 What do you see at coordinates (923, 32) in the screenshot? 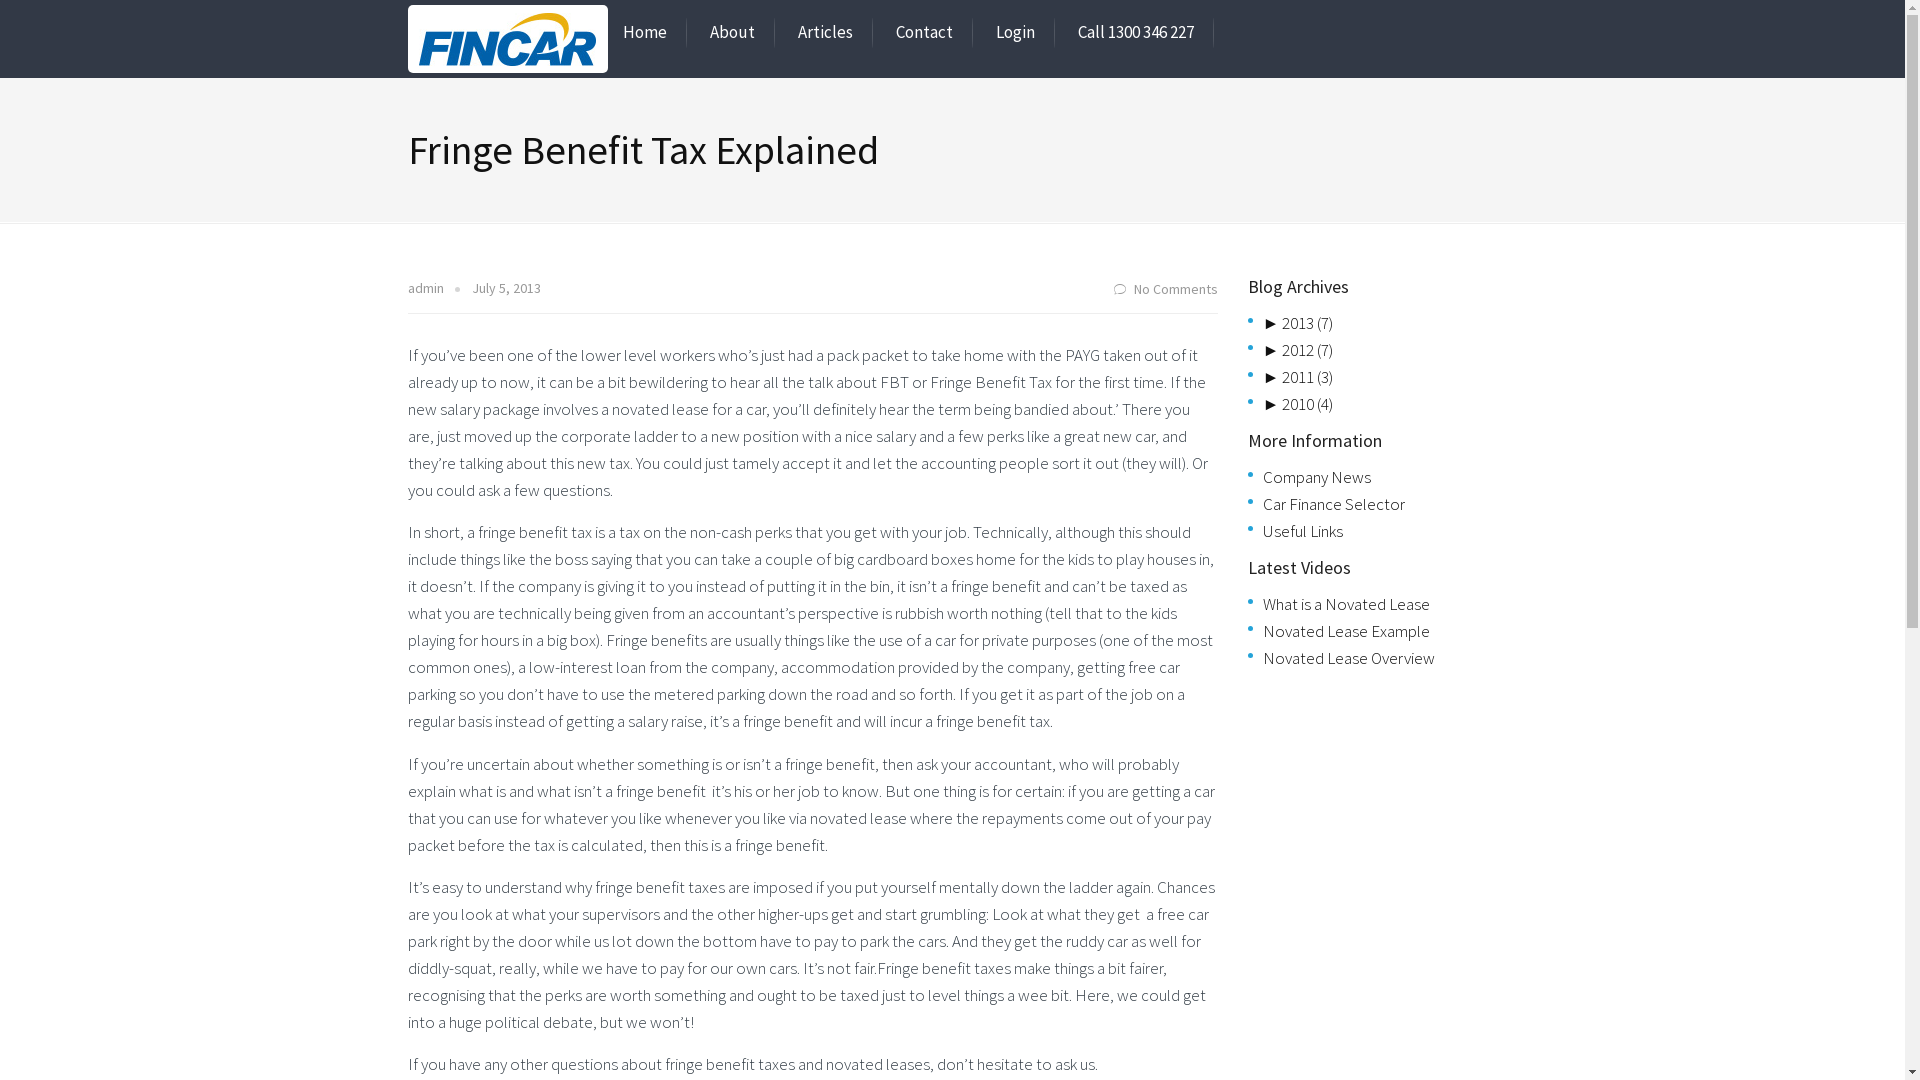
I see `'Contact'` at bounding box center [923, 32].